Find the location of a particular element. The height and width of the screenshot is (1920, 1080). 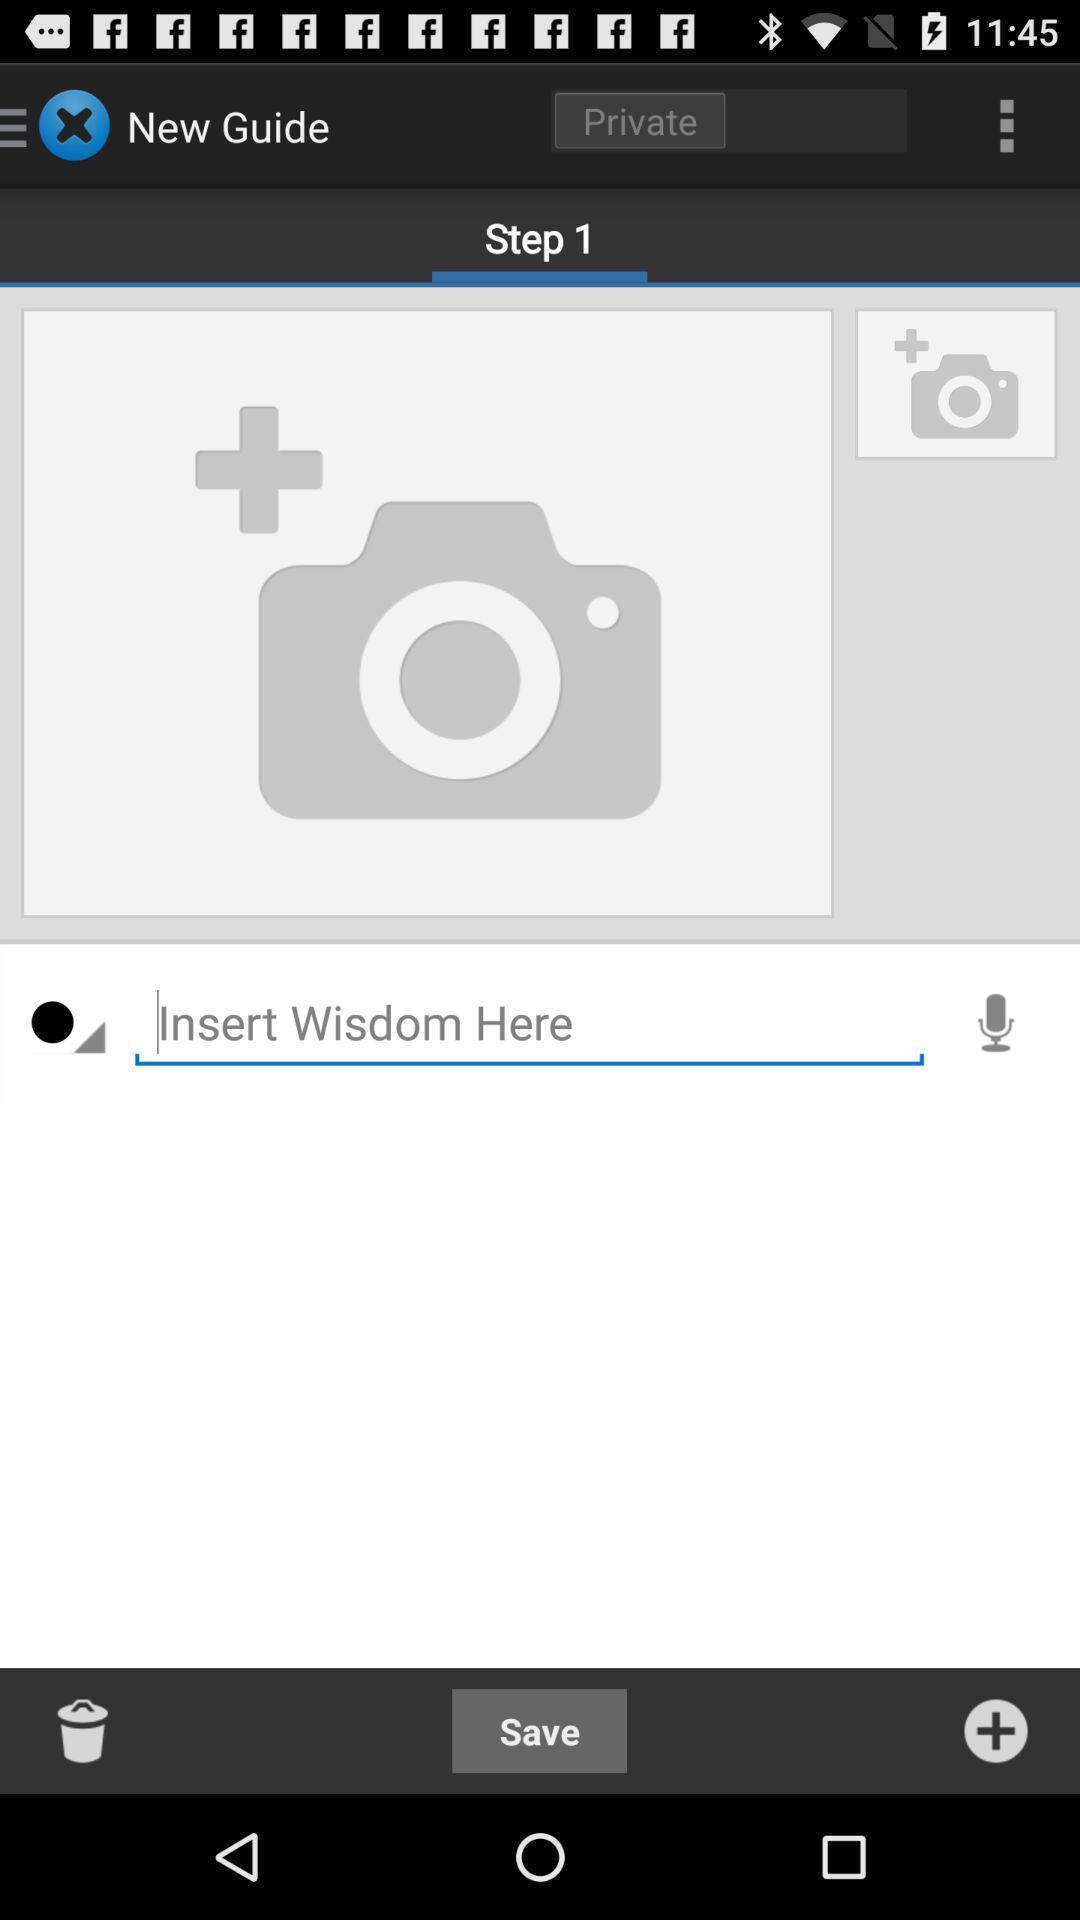

input tab is located at coordinates (528, 1022).